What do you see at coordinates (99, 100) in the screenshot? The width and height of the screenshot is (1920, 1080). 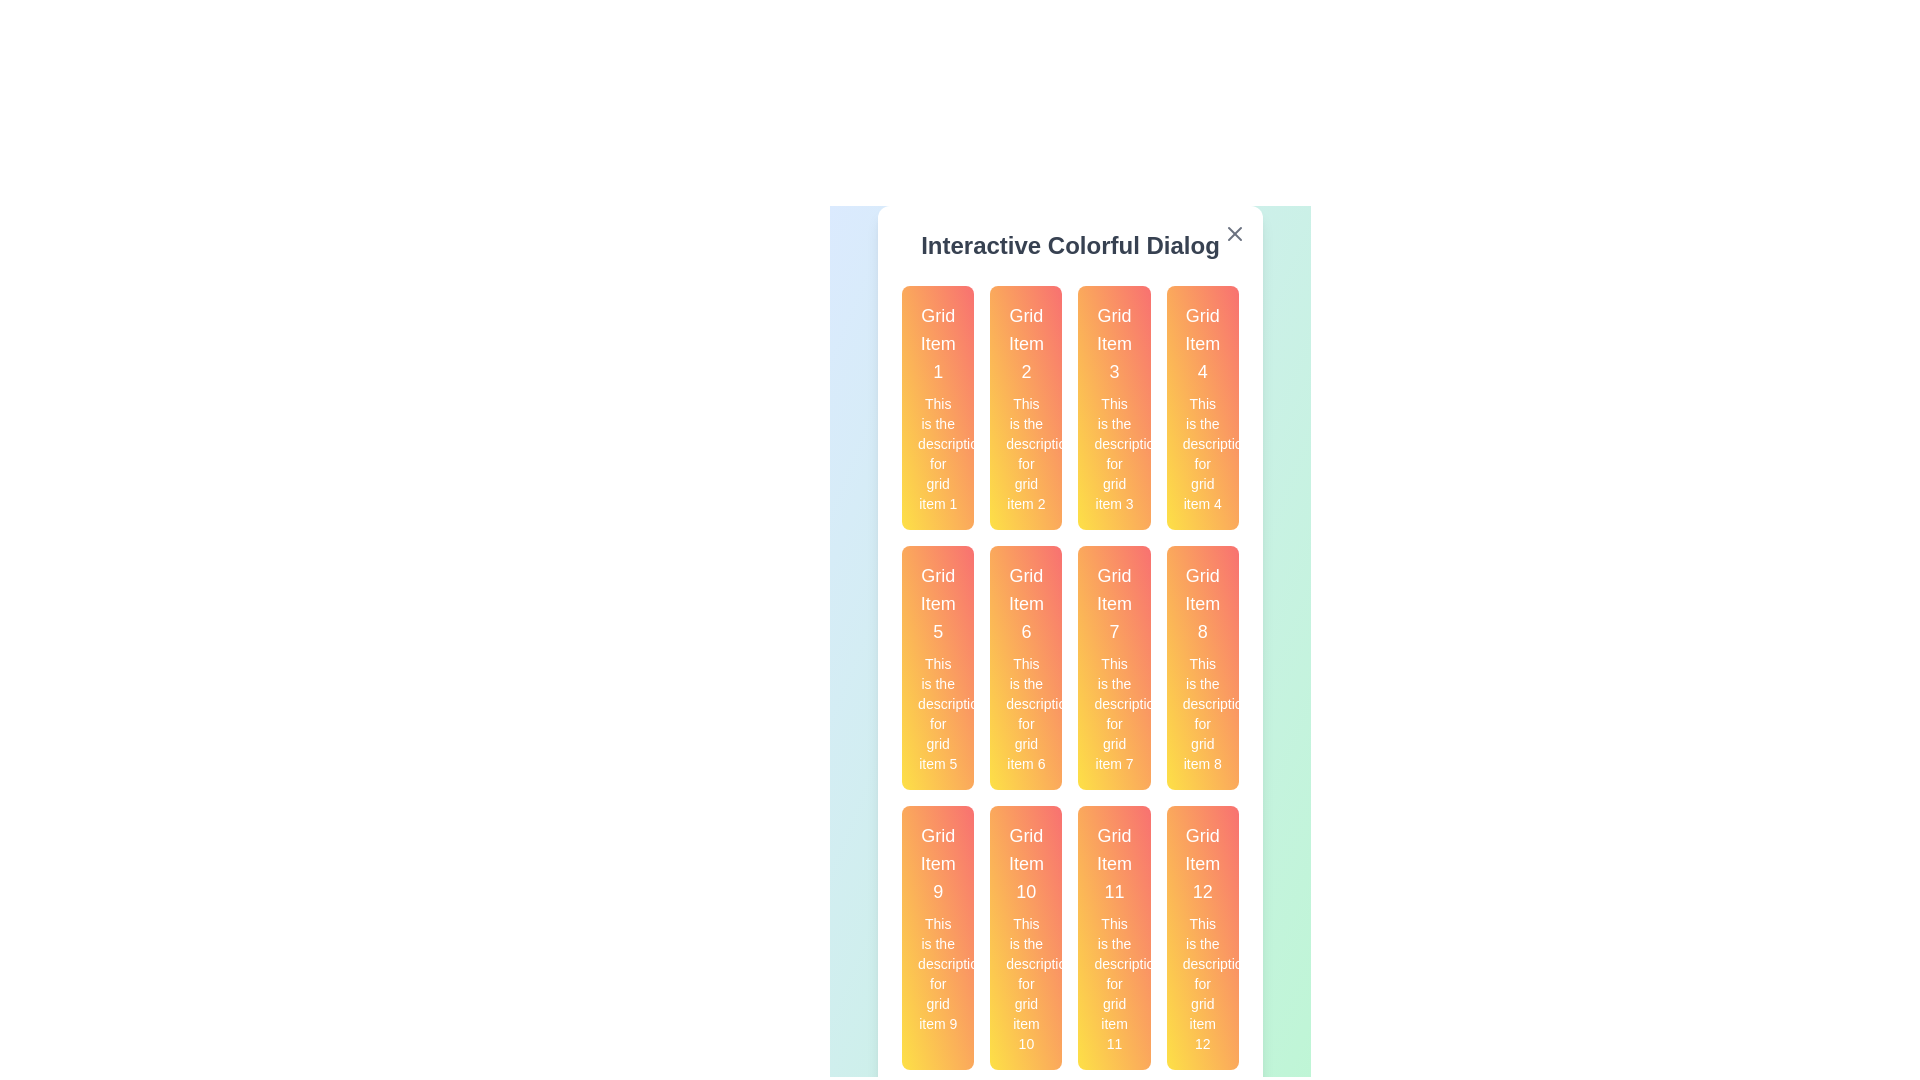 I see `the background outside the dialog to dismiss it` at bounding box center [99, 100].